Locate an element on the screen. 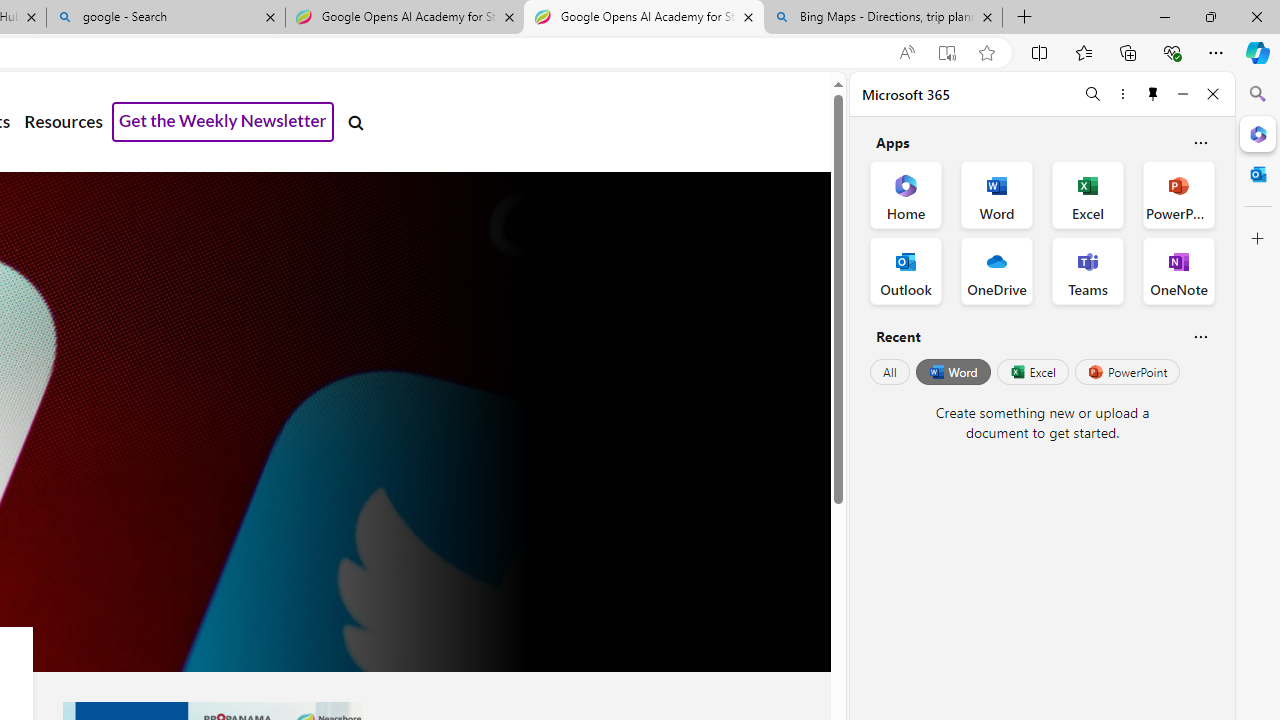 The image size is (1280, 720). 'Is this helpful?' is located at coordinates (1200, 335).